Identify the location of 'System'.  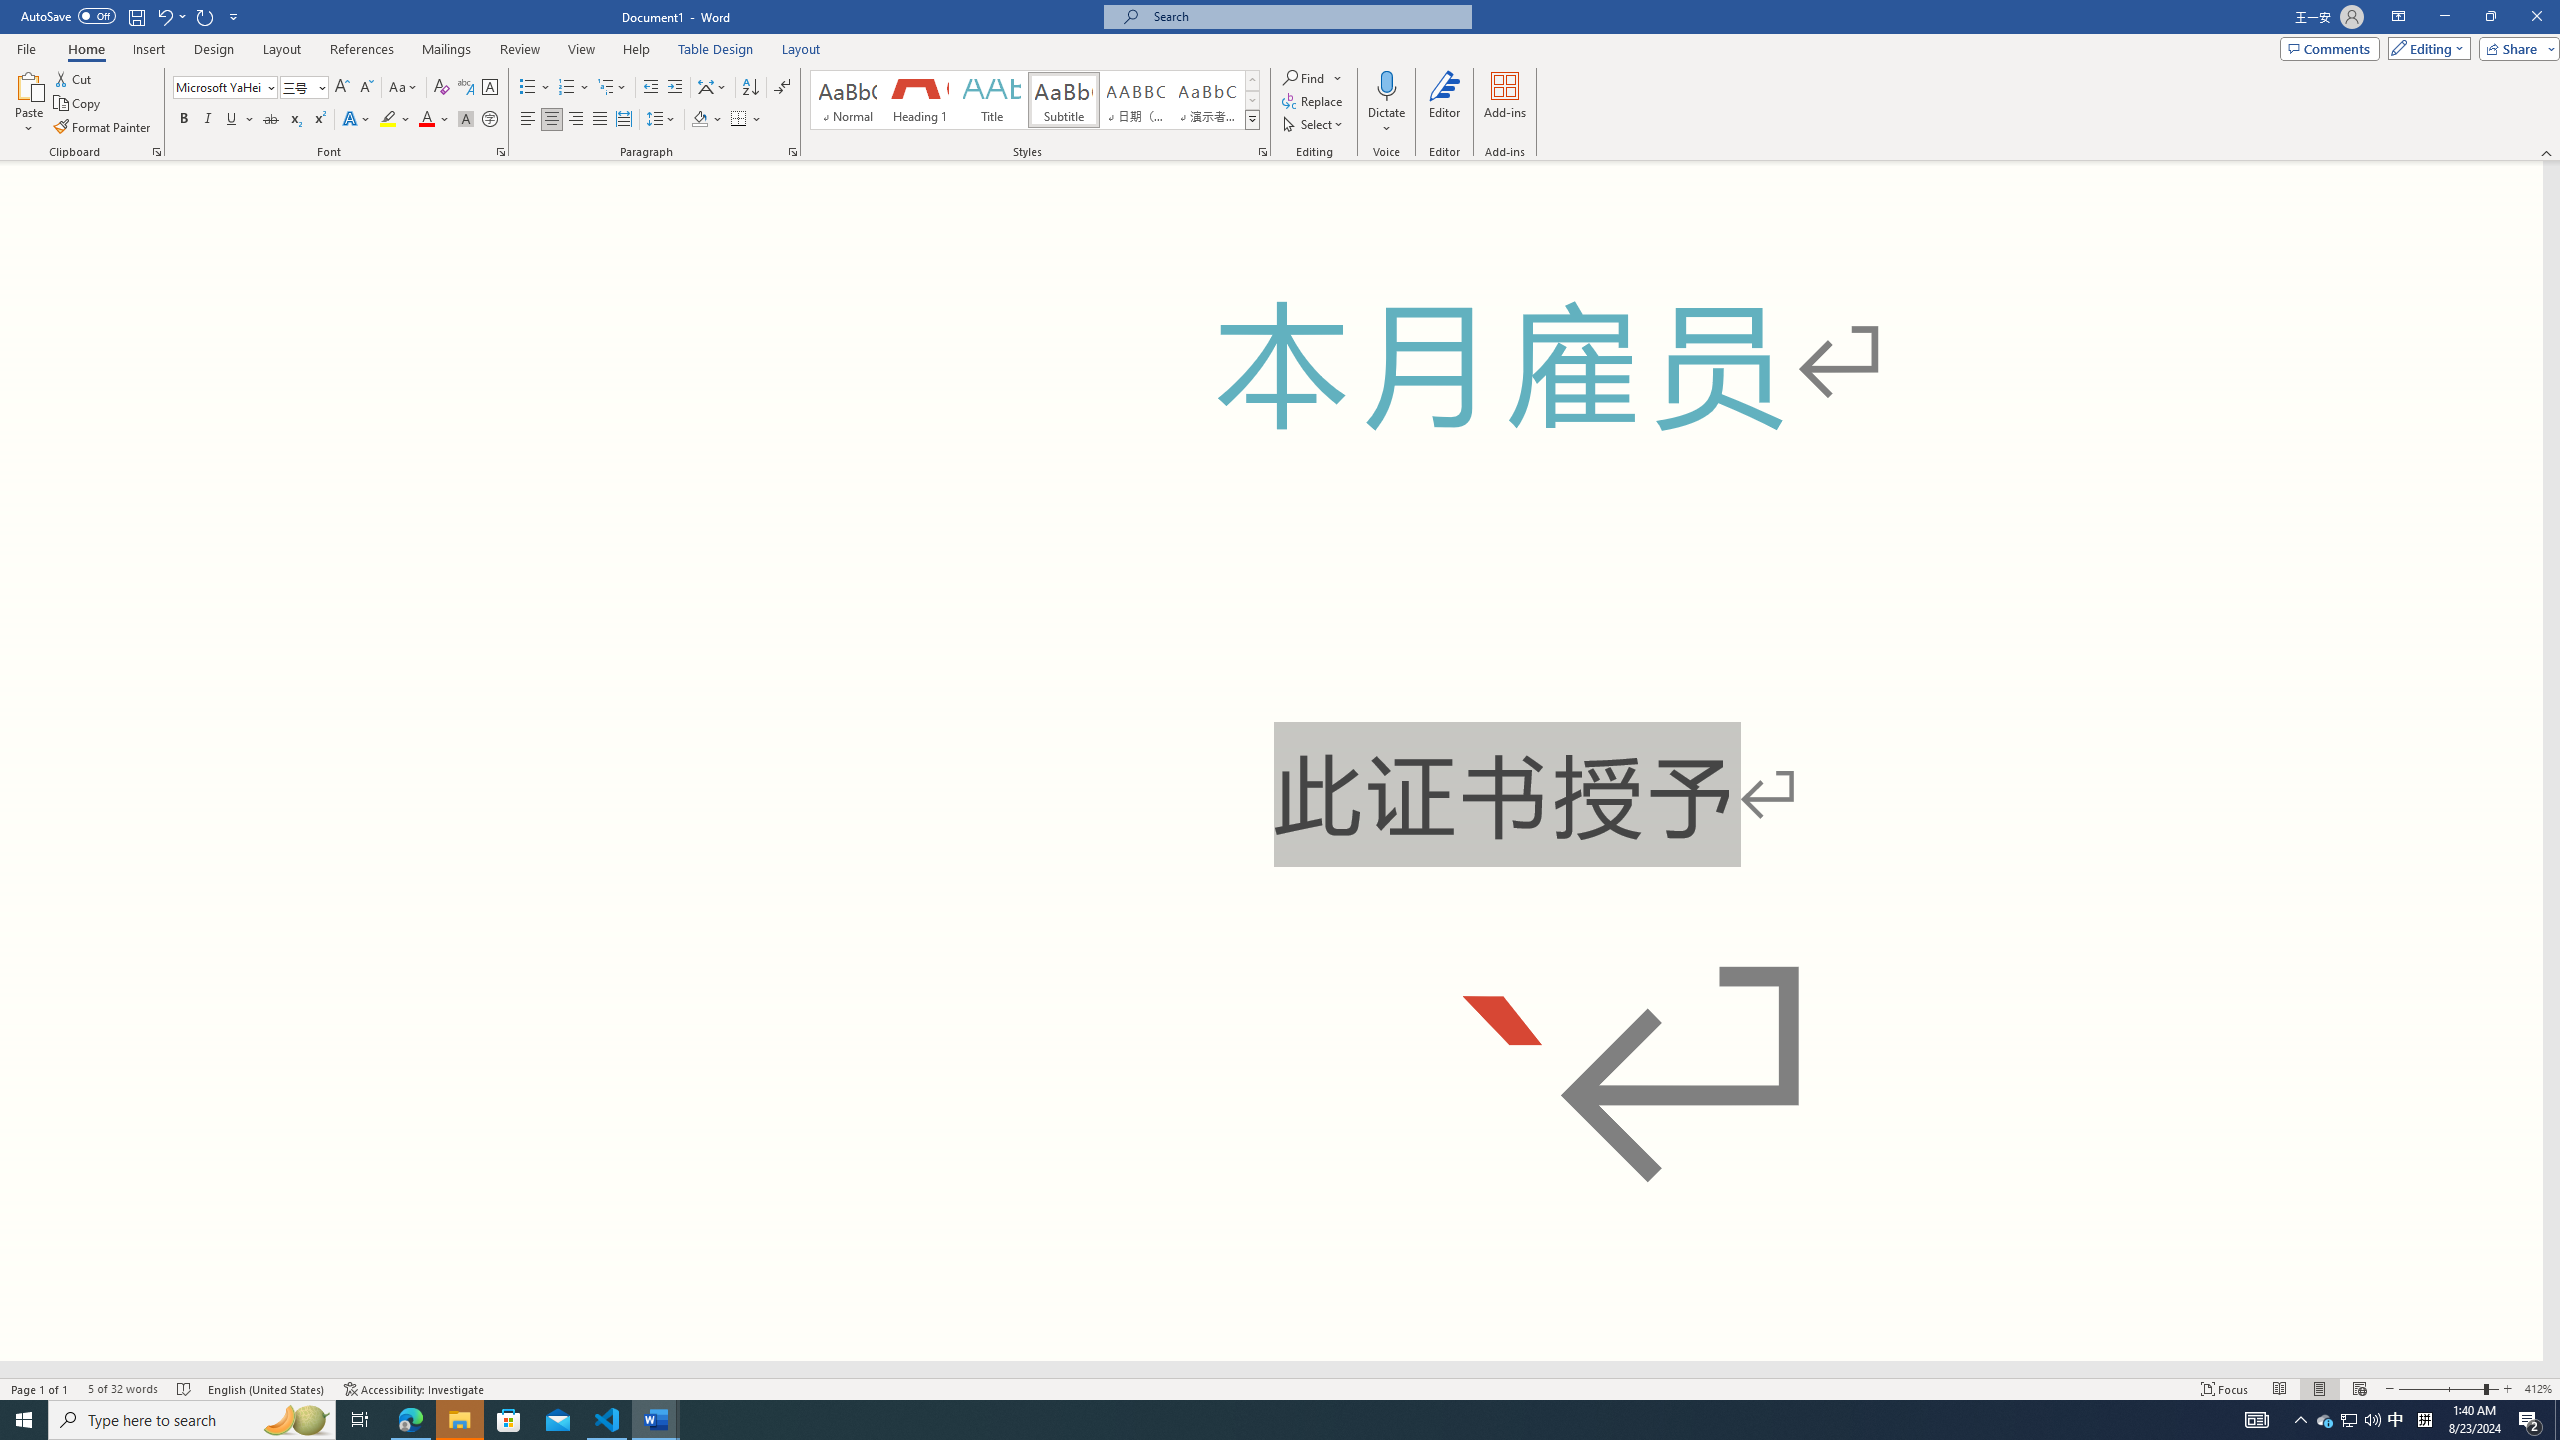
(11, 9).